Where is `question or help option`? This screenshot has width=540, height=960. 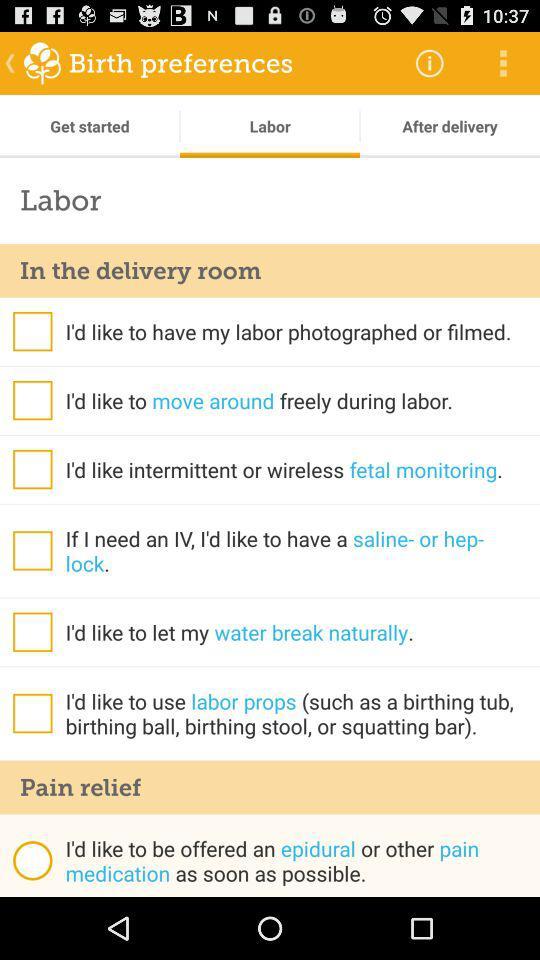
question or help option is located at coordinates (31, 331).